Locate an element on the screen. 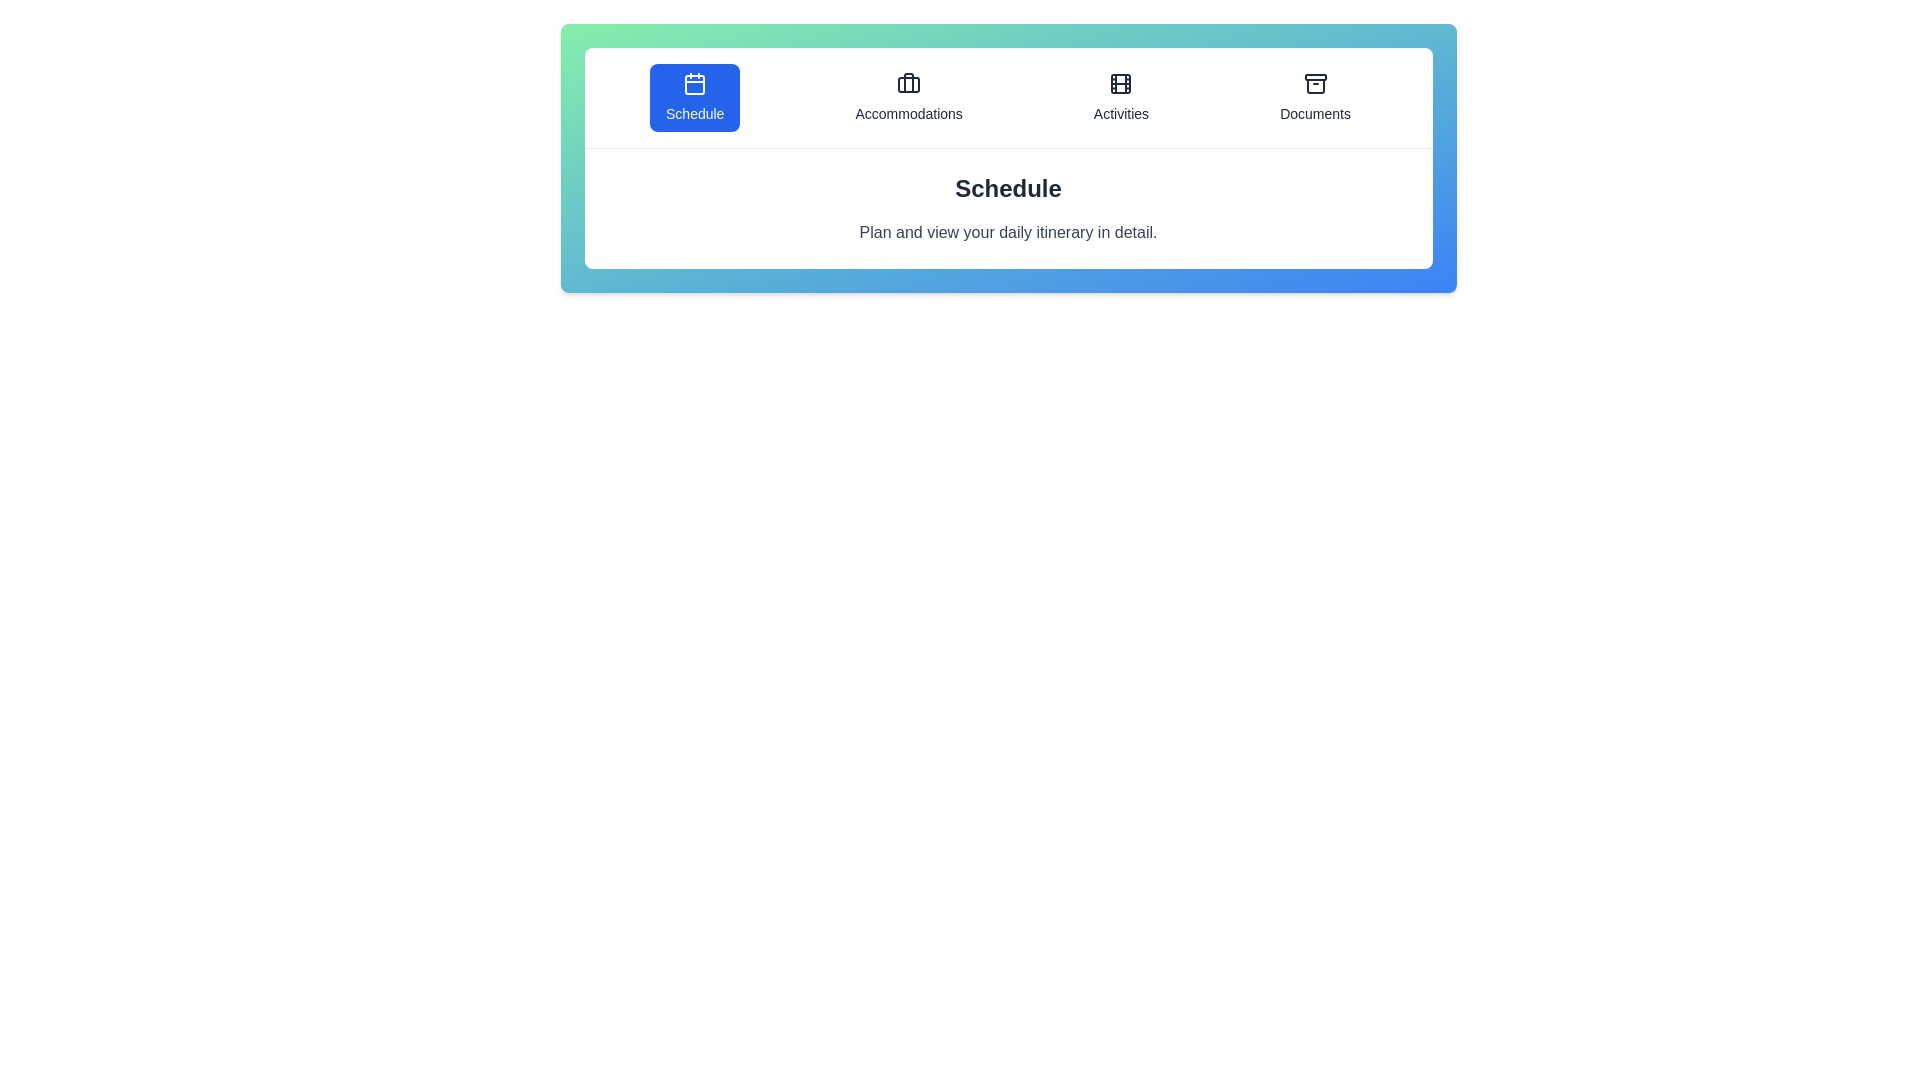 This screenshot has height=1080, width=1920. the tab icon labeled Schedule to display its tooltip is located at coordinates (695, 97).